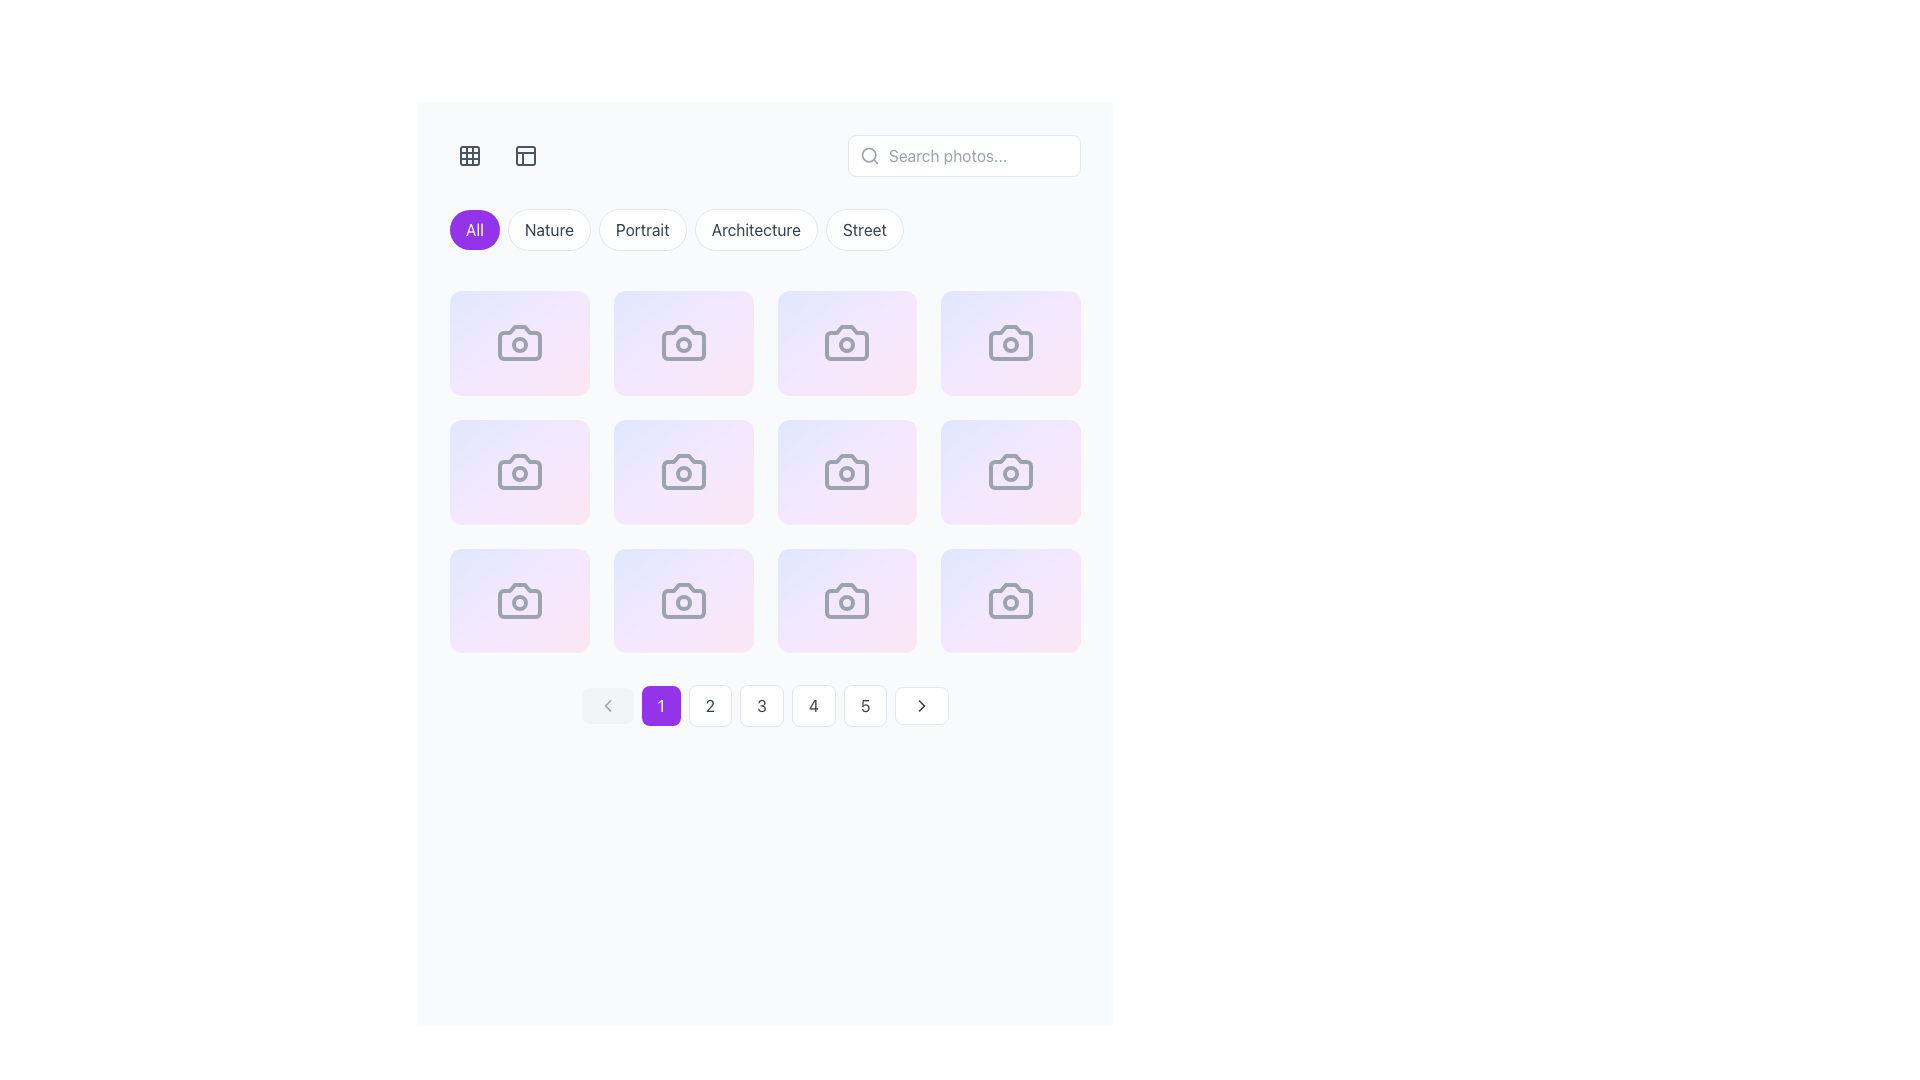 The width and height of the screenshot is (1920, 1080). I want to click on the Chevron Icon used for navigation, so click(921, 705).